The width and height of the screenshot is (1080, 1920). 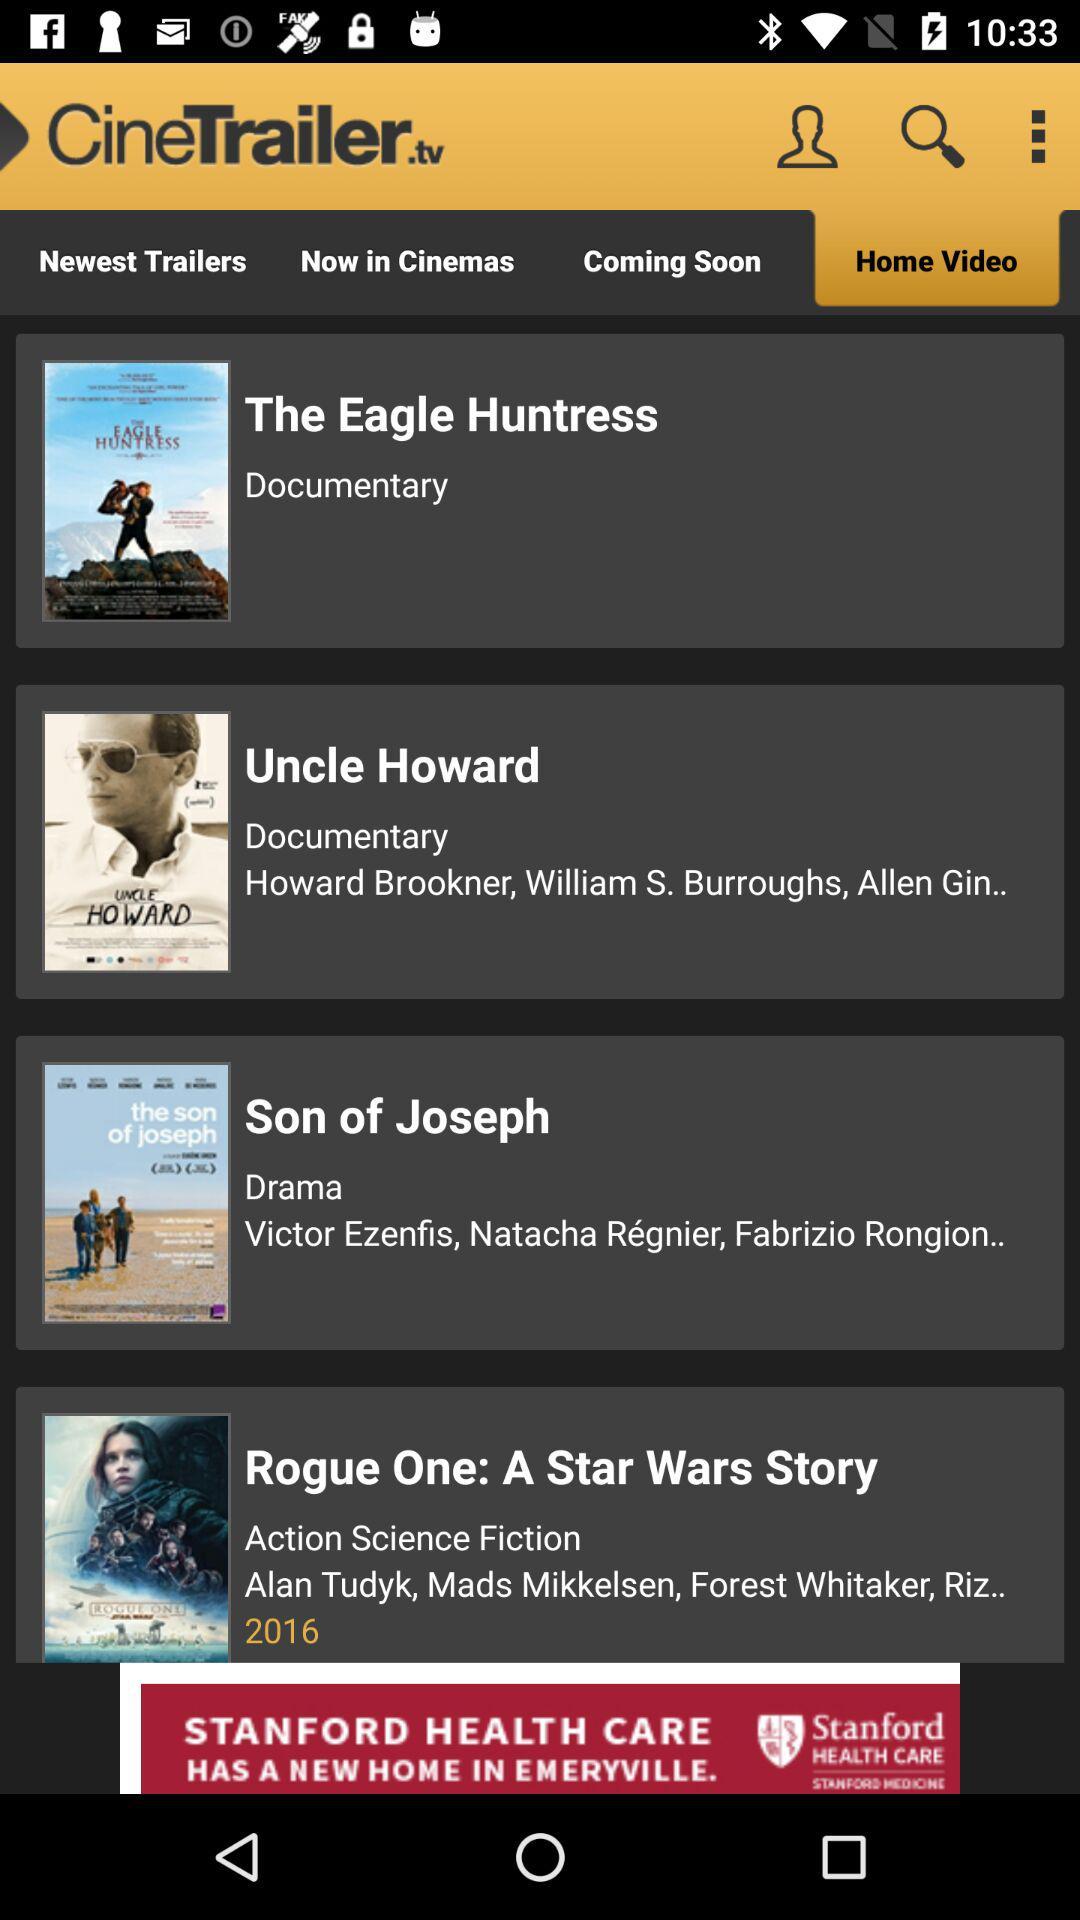 I want to click on icon next to now in cinemas, so click(x=672, y=261).